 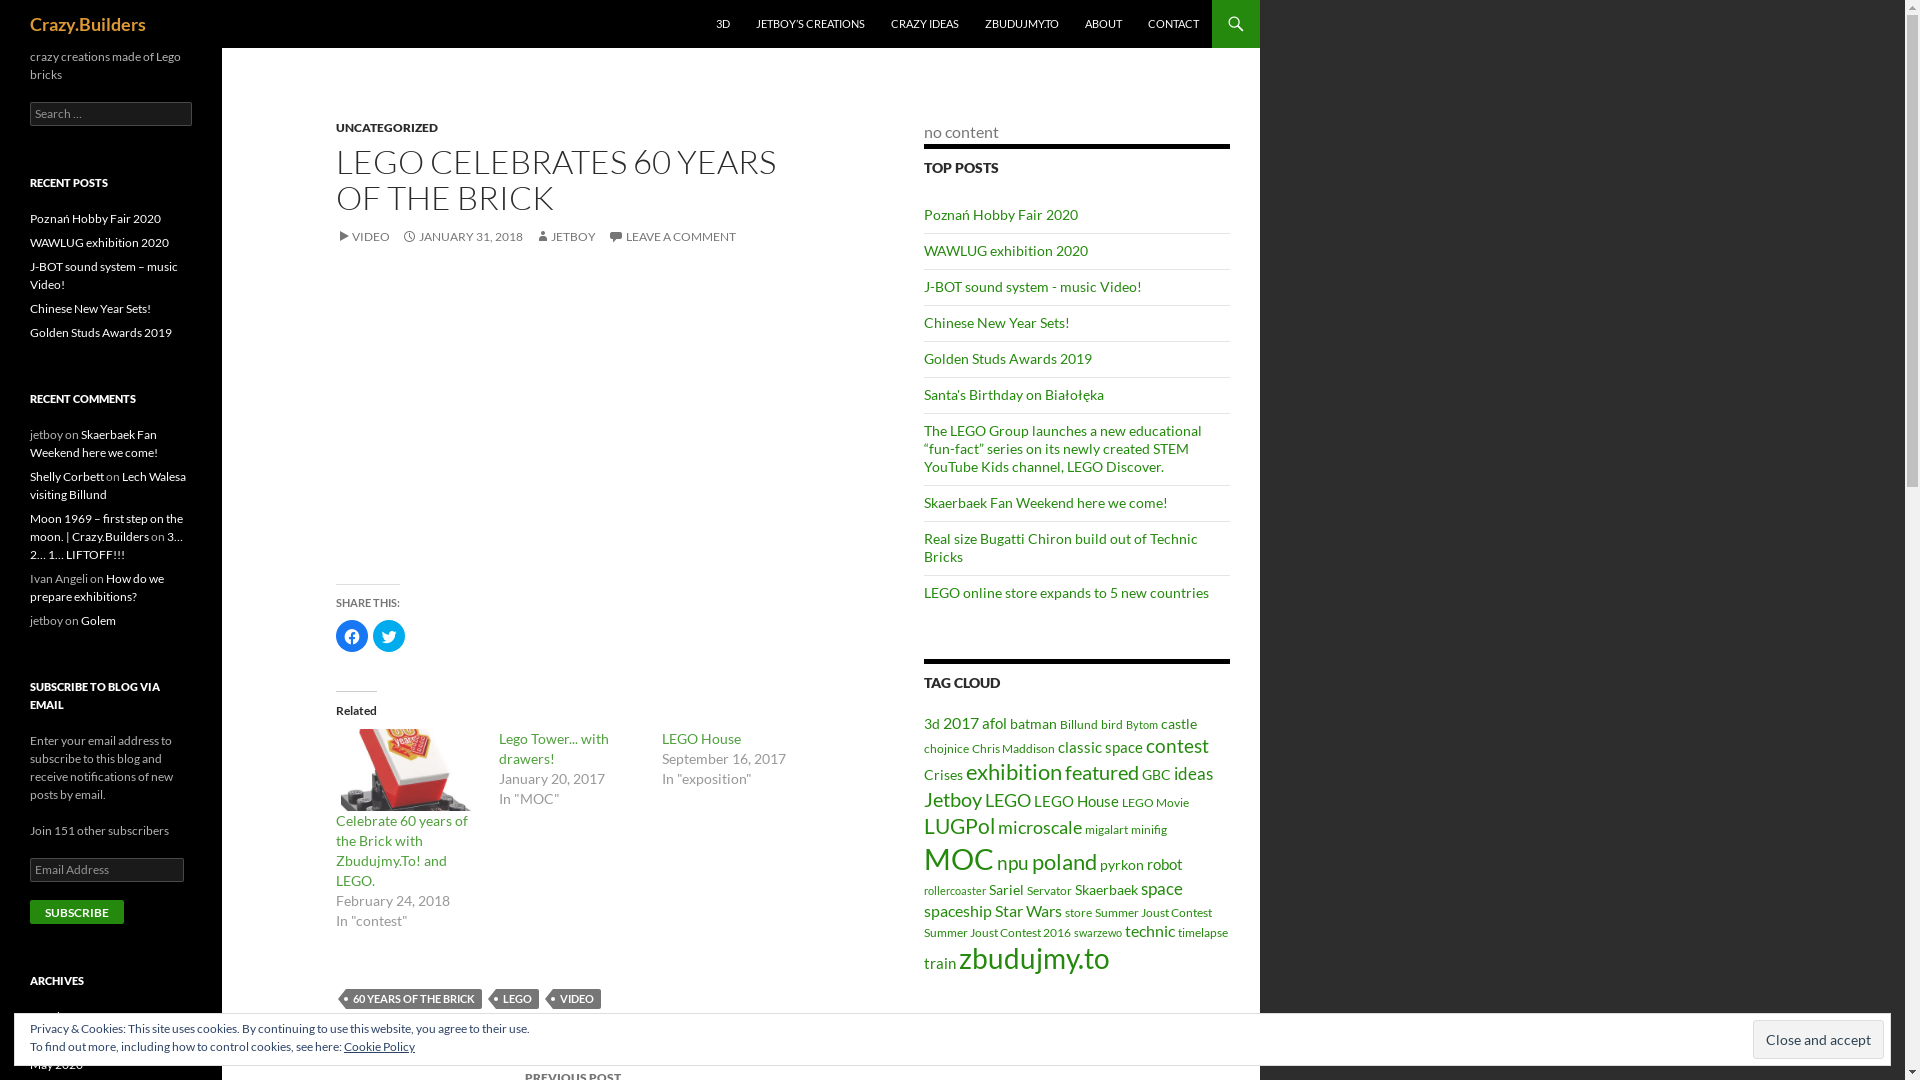 What do you see at coordinates (373, 636) in the screenshot?
I see `'Click to share on Twitter (Opens in new window)'` at bounding box center [373, 636].